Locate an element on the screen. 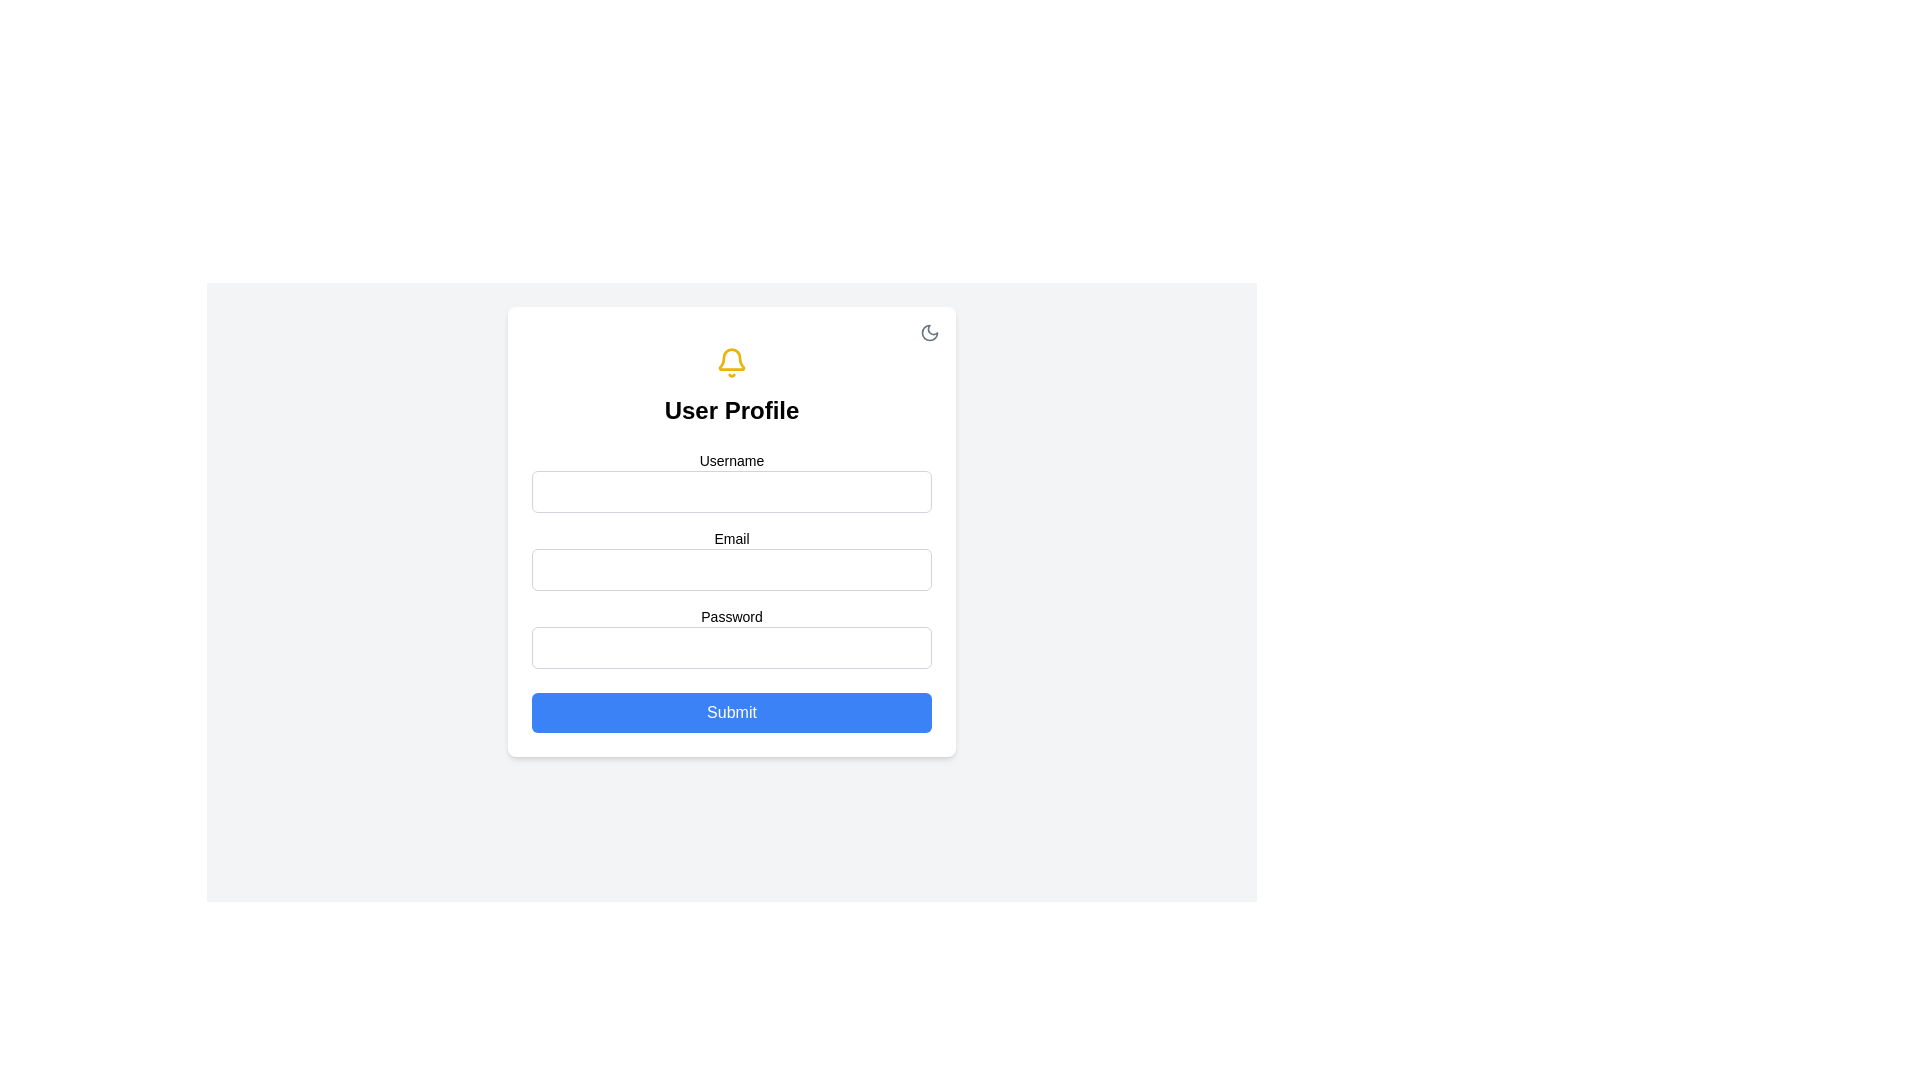 The image size is (1920, 1080). the crescent moon icon button in the top-right corner of the pop-up interface is located at coordinates (929, 331).